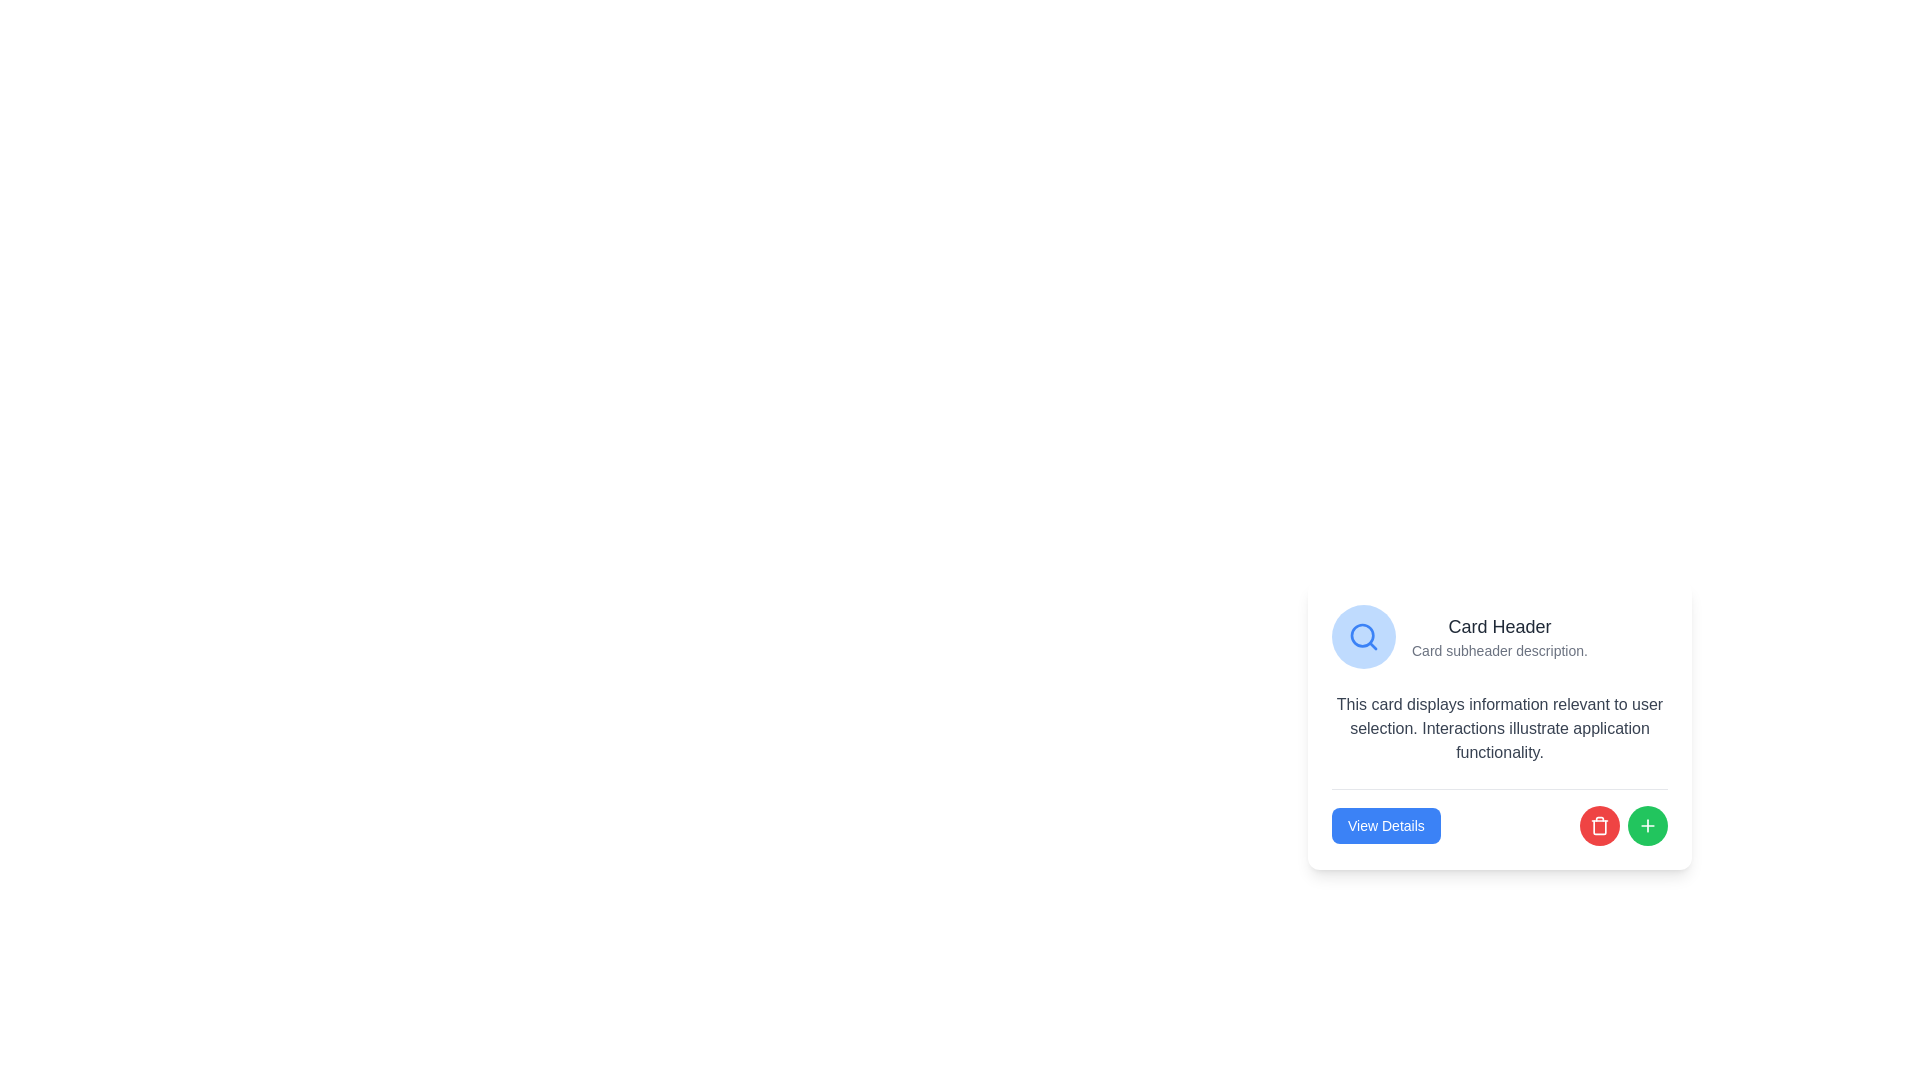 The image size is (1920, 1080). Describe the element at coordinates (1362, 636) in the screenshot. I see `the Circular Icon Button with a soft blue background and a centered search icon for accessibility interactions` at that location.